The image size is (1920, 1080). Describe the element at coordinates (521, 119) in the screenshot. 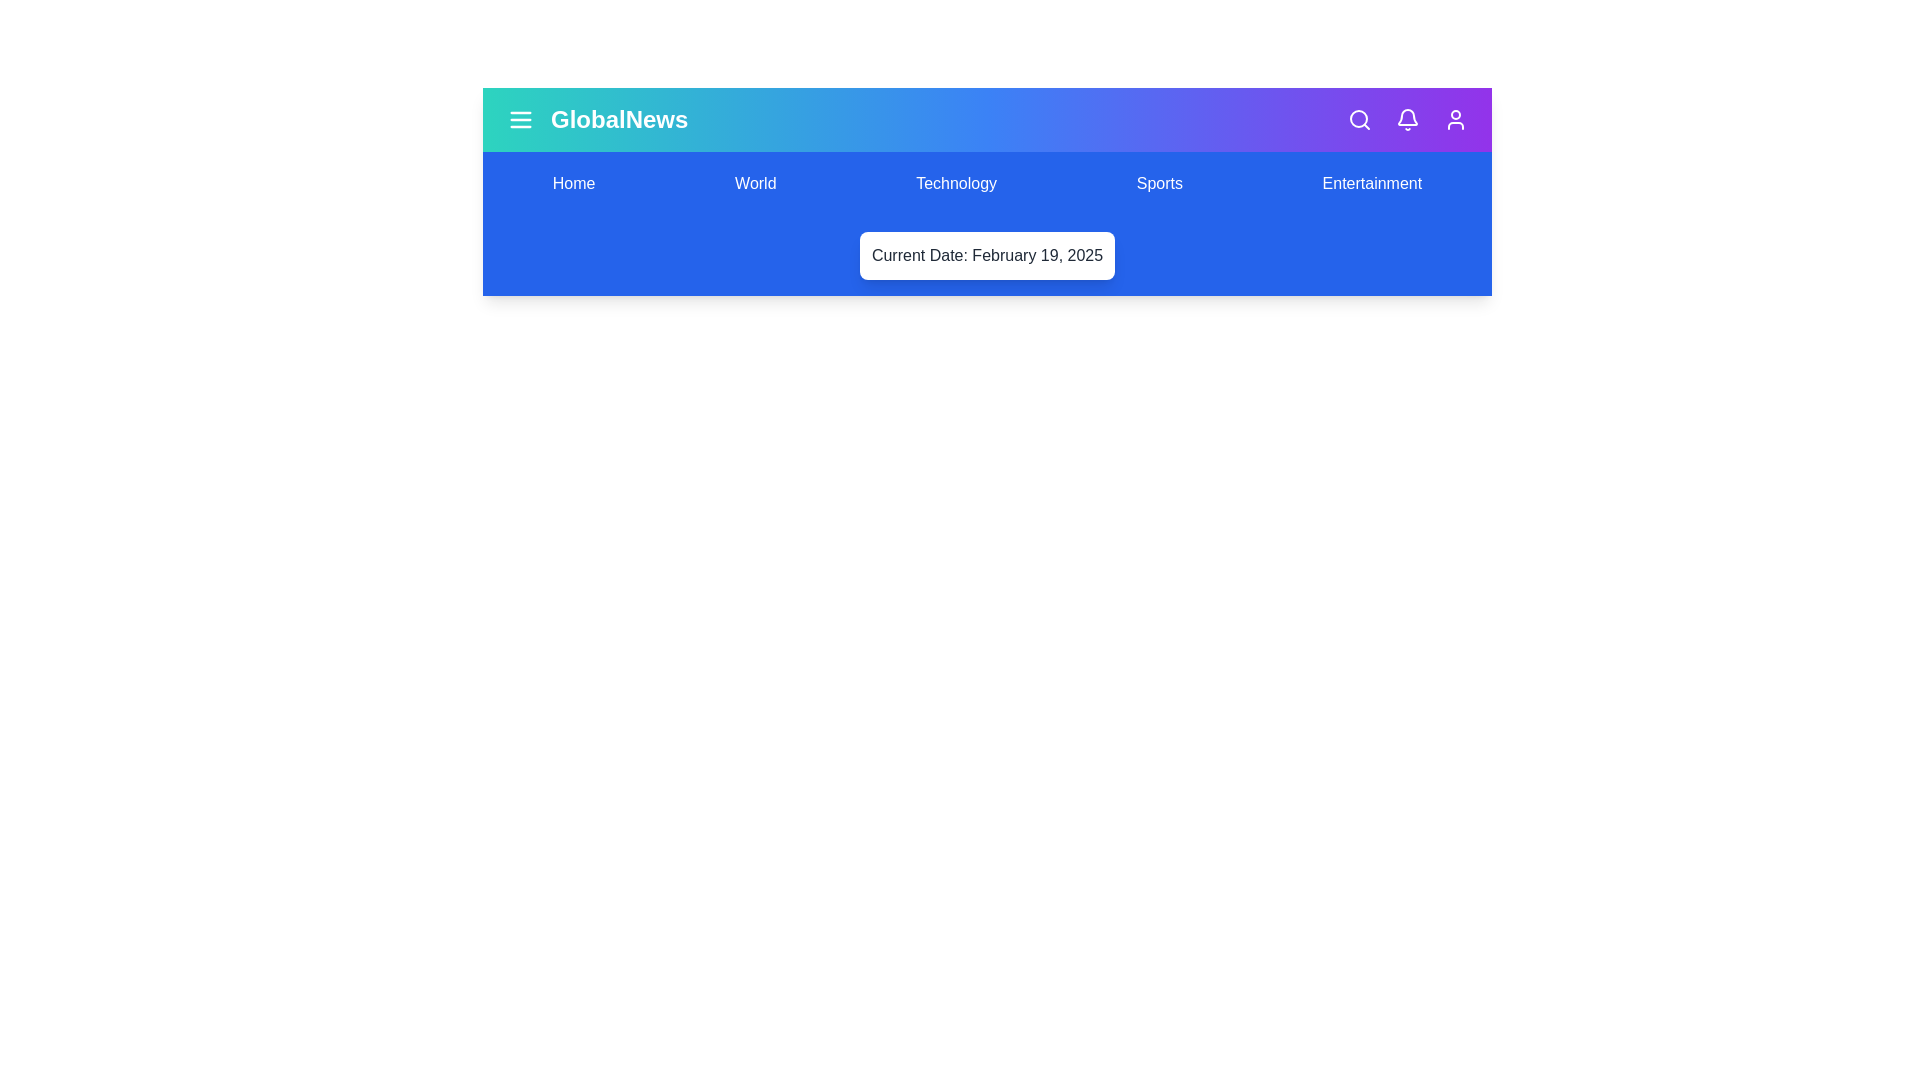

I see `the menu icon to toggle the menu visibility` at that location.